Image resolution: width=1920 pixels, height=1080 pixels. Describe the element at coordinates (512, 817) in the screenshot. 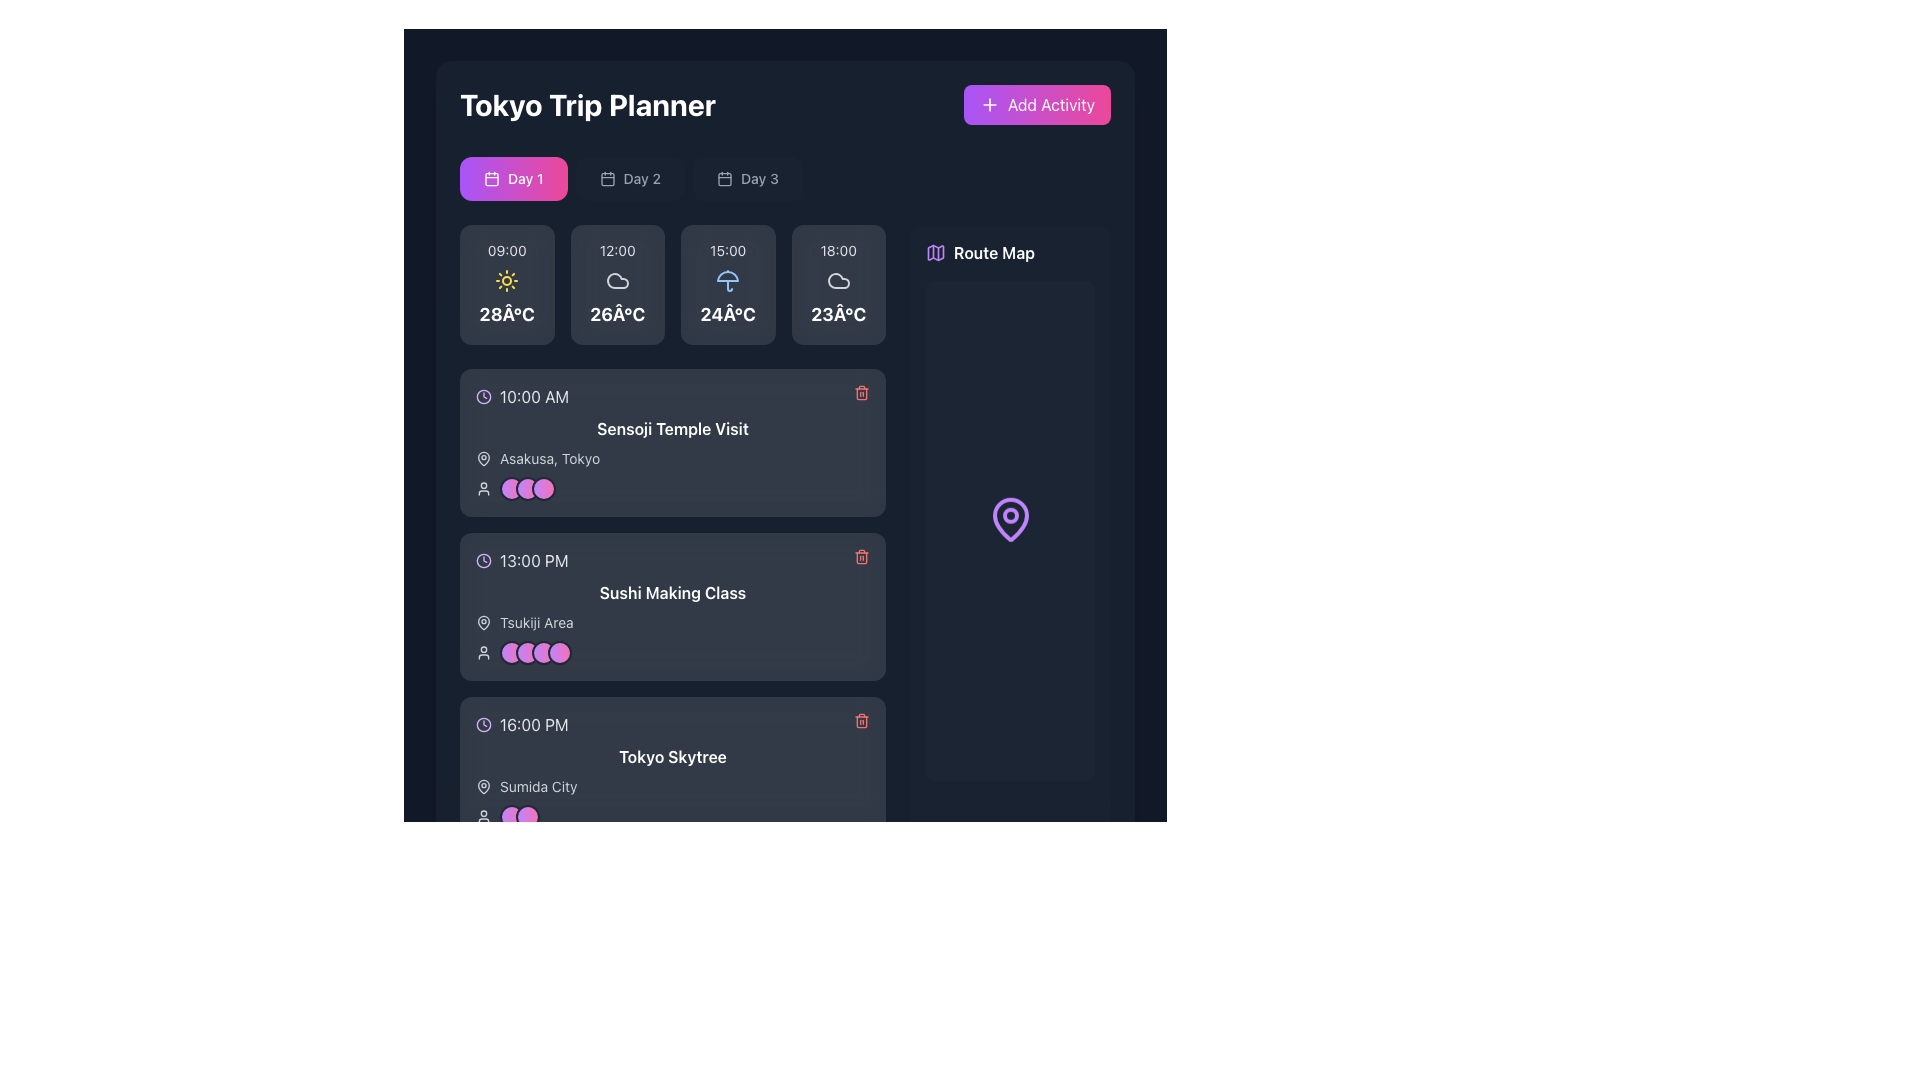

I see `the user avatar placeholder visual indicator located below the 'Sumida City' text in the trip activity card for 'Tokyo Skytree'` at that location.